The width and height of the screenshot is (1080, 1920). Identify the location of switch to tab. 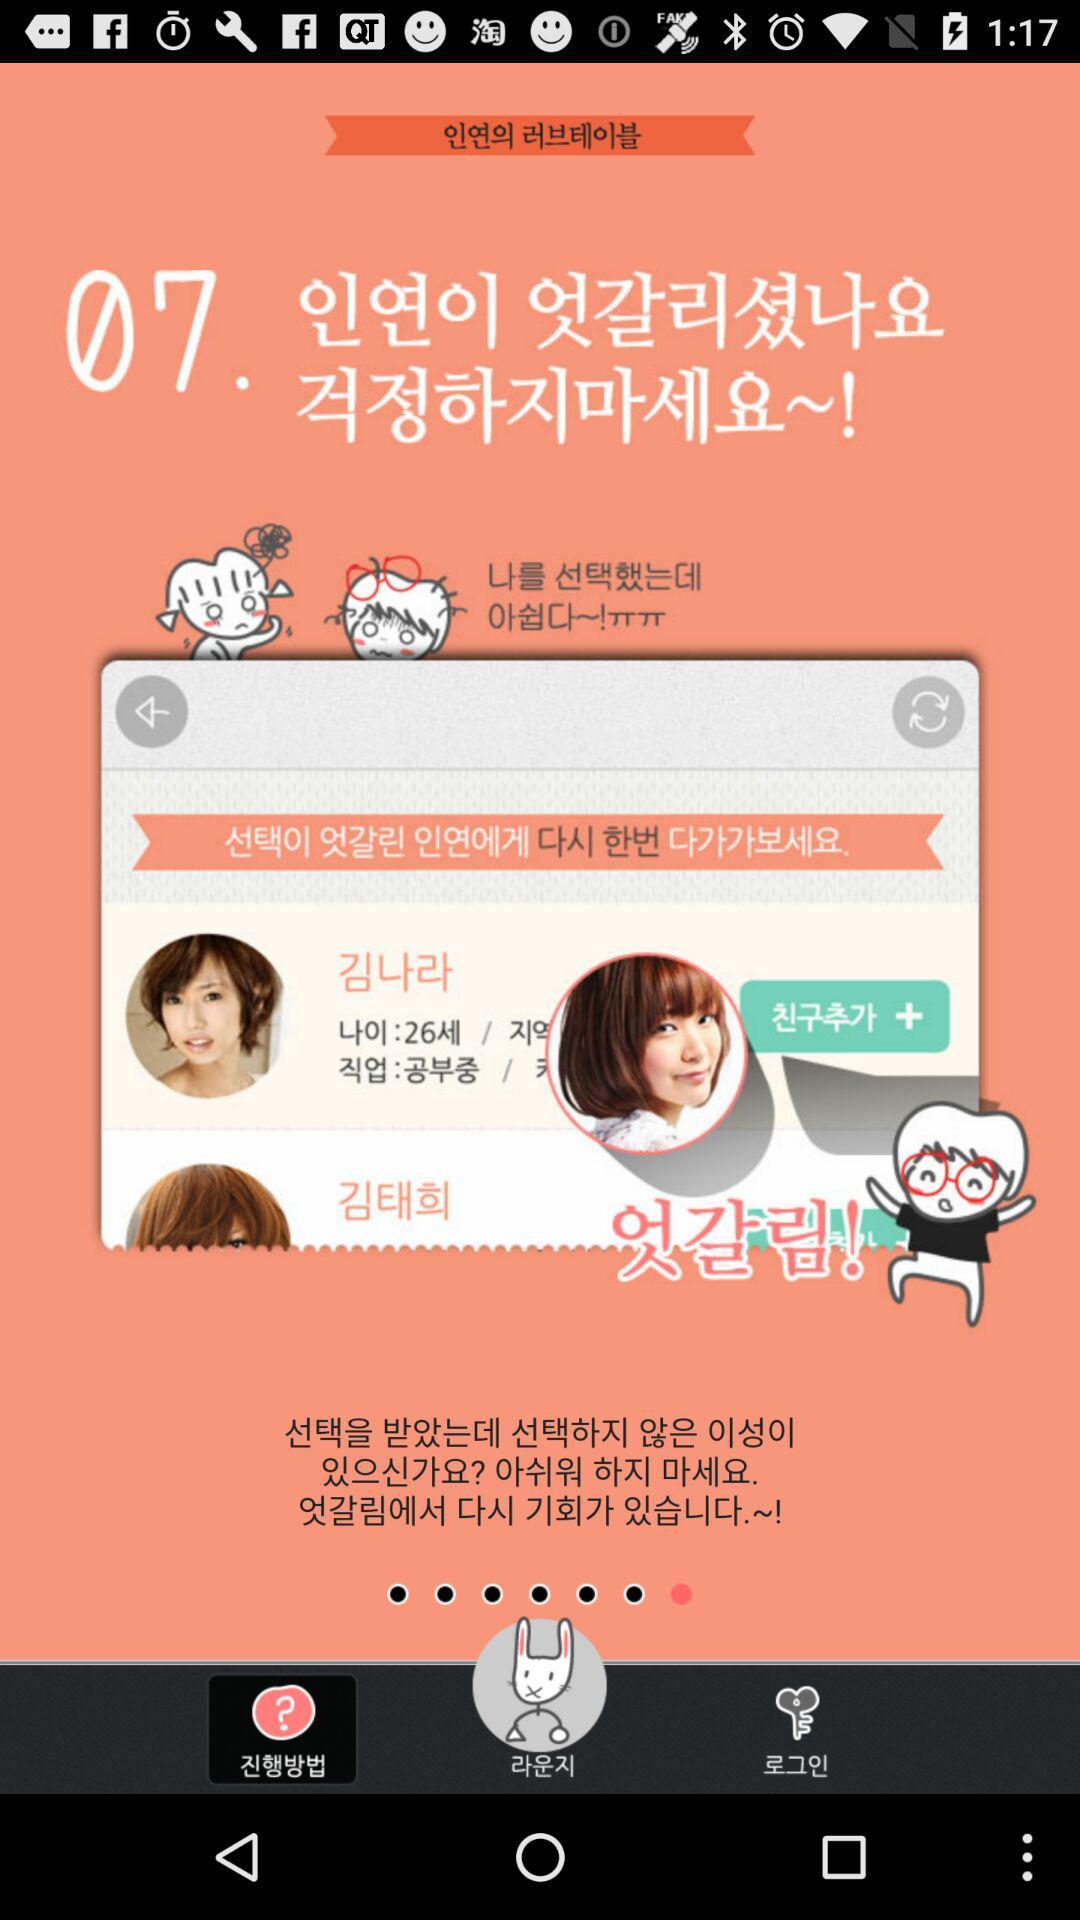
(538, 1593).